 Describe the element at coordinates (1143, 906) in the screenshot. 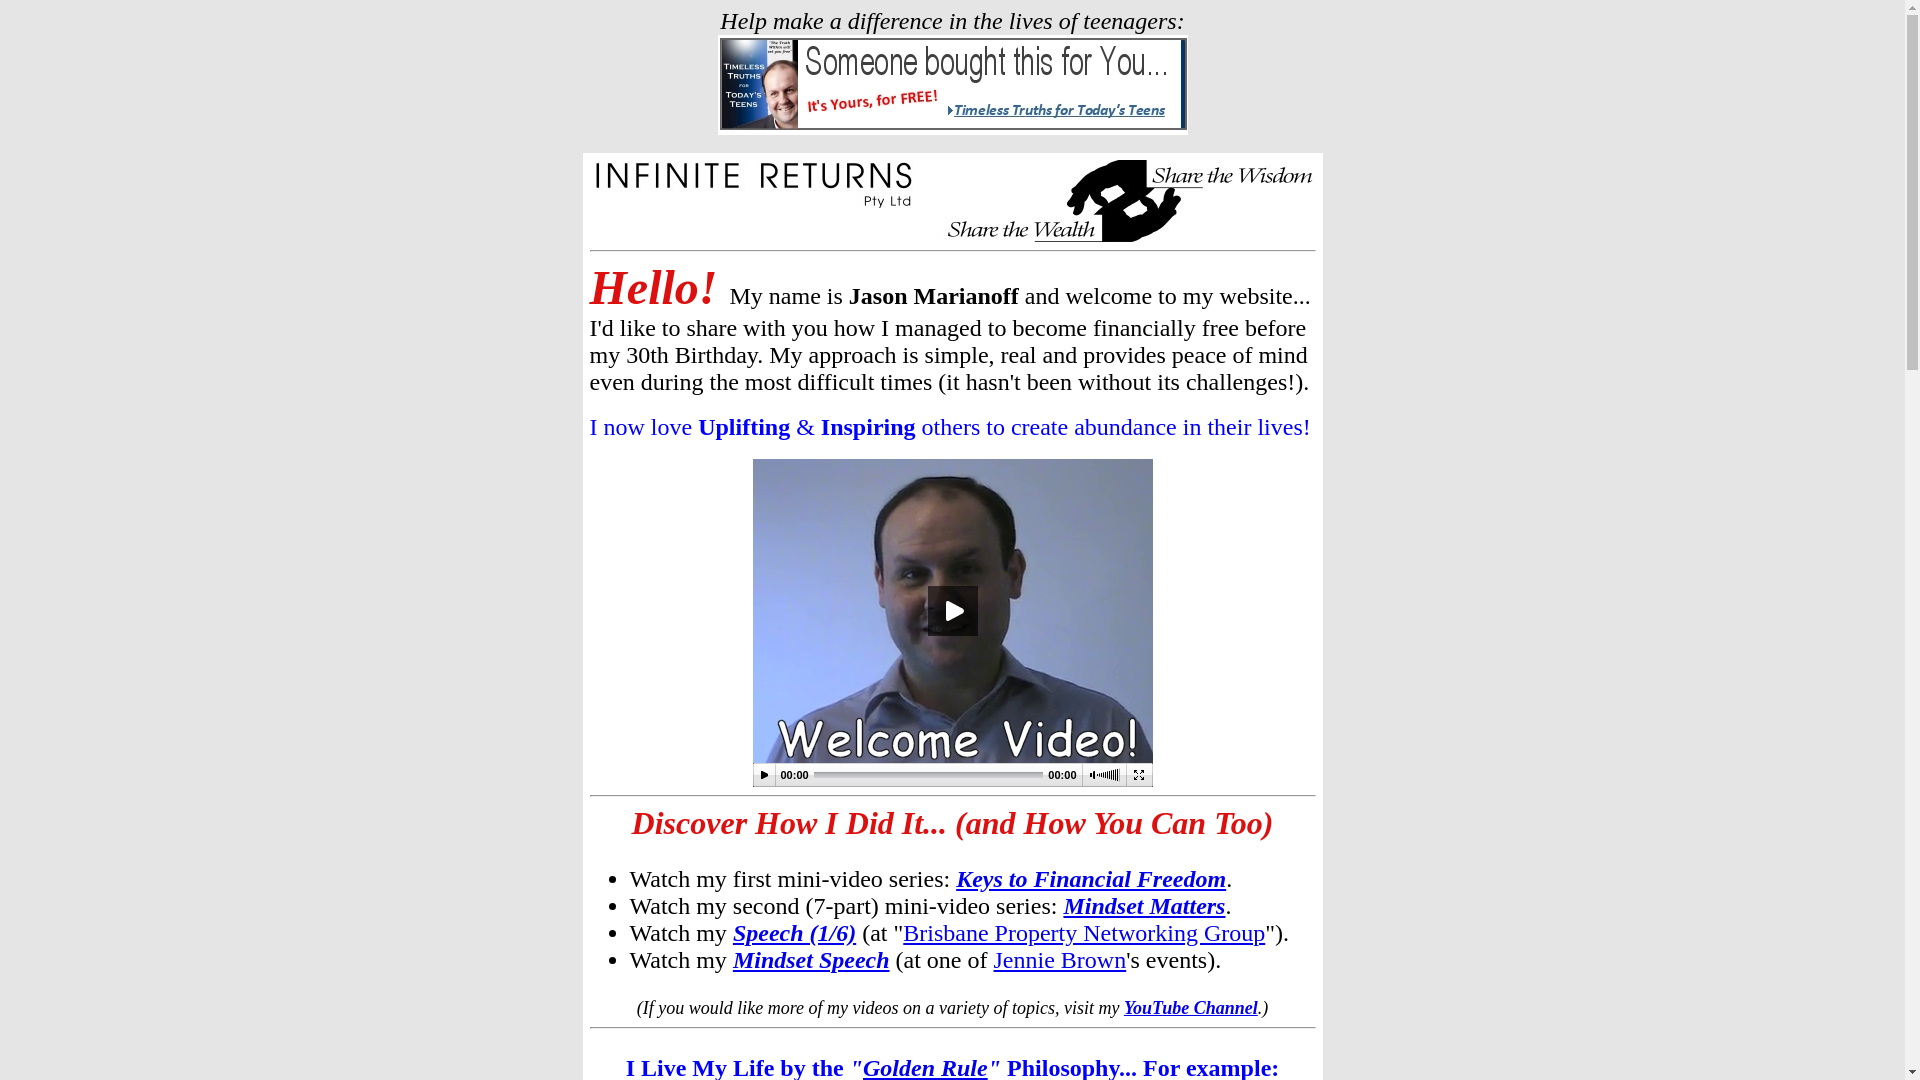

I see `'Mindset Matters'` at that location.